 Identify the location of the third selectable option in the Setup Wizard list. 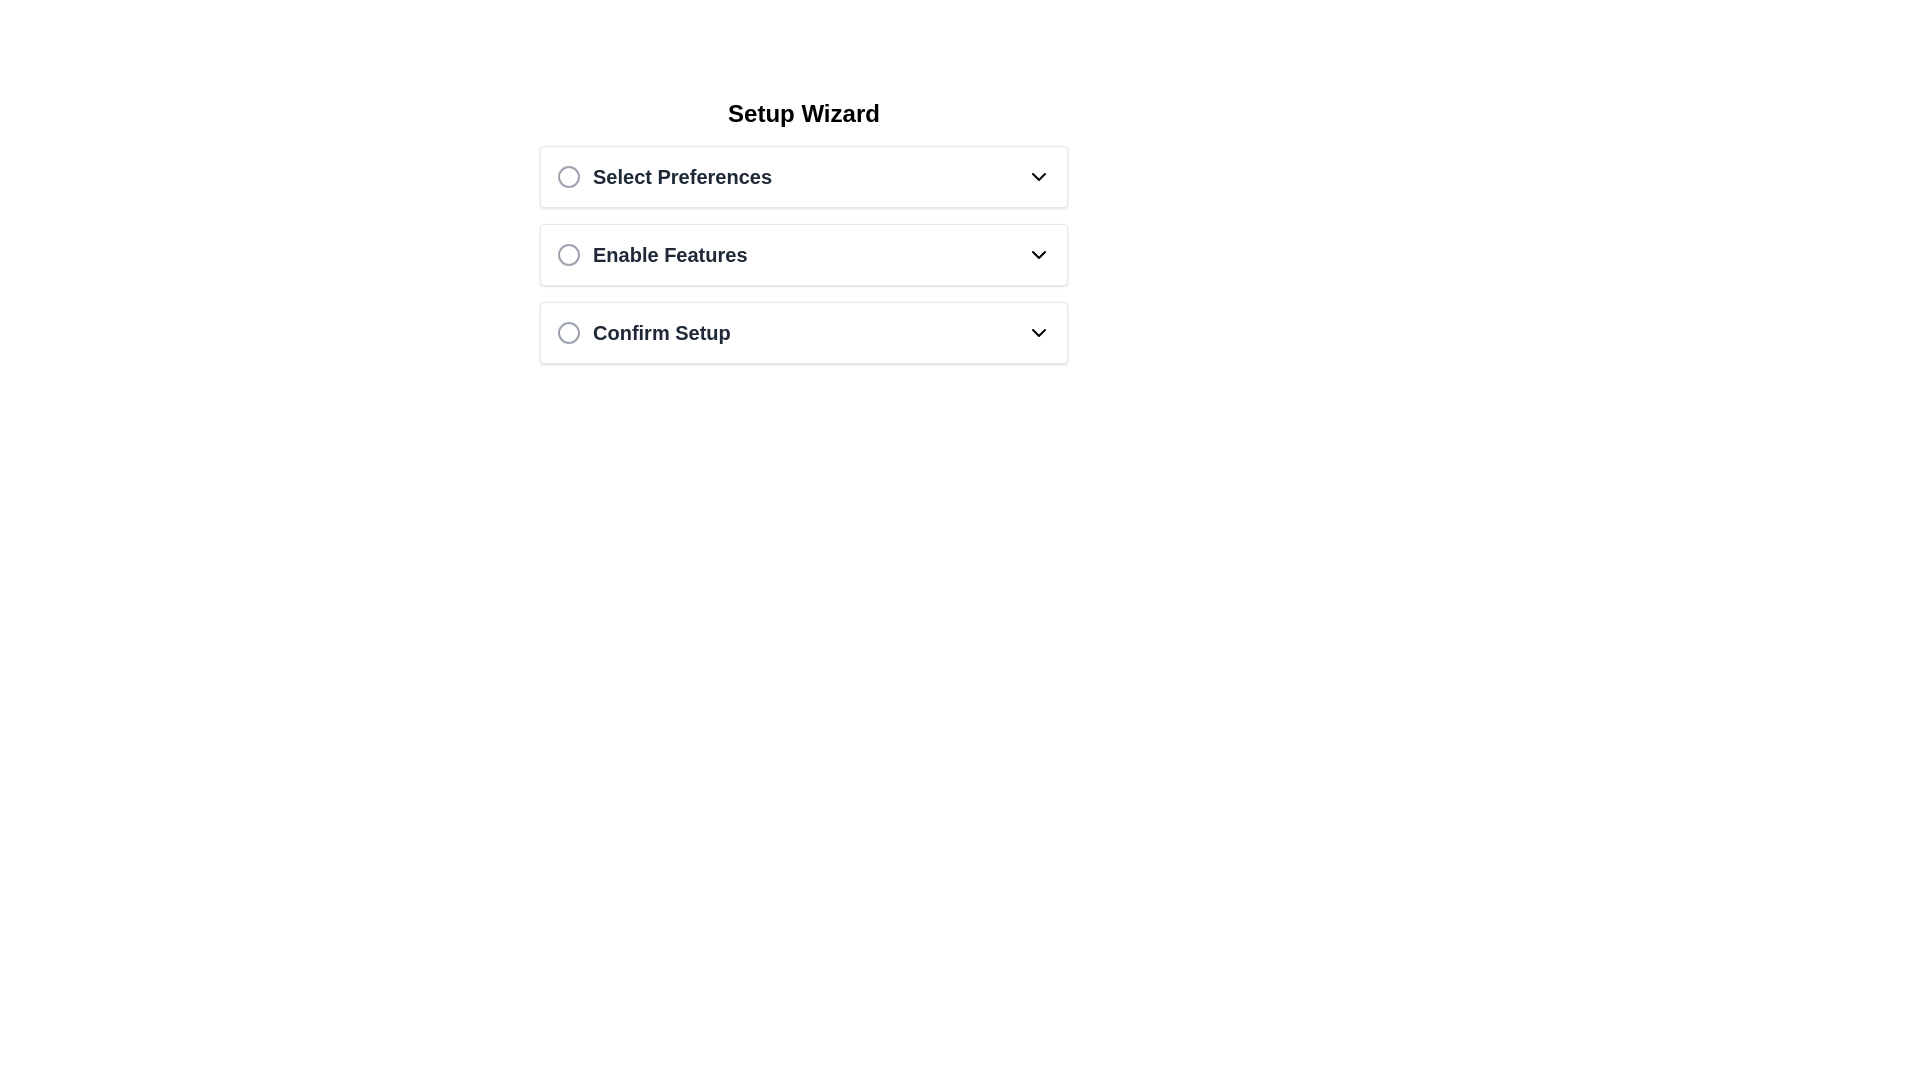
(643, 331).